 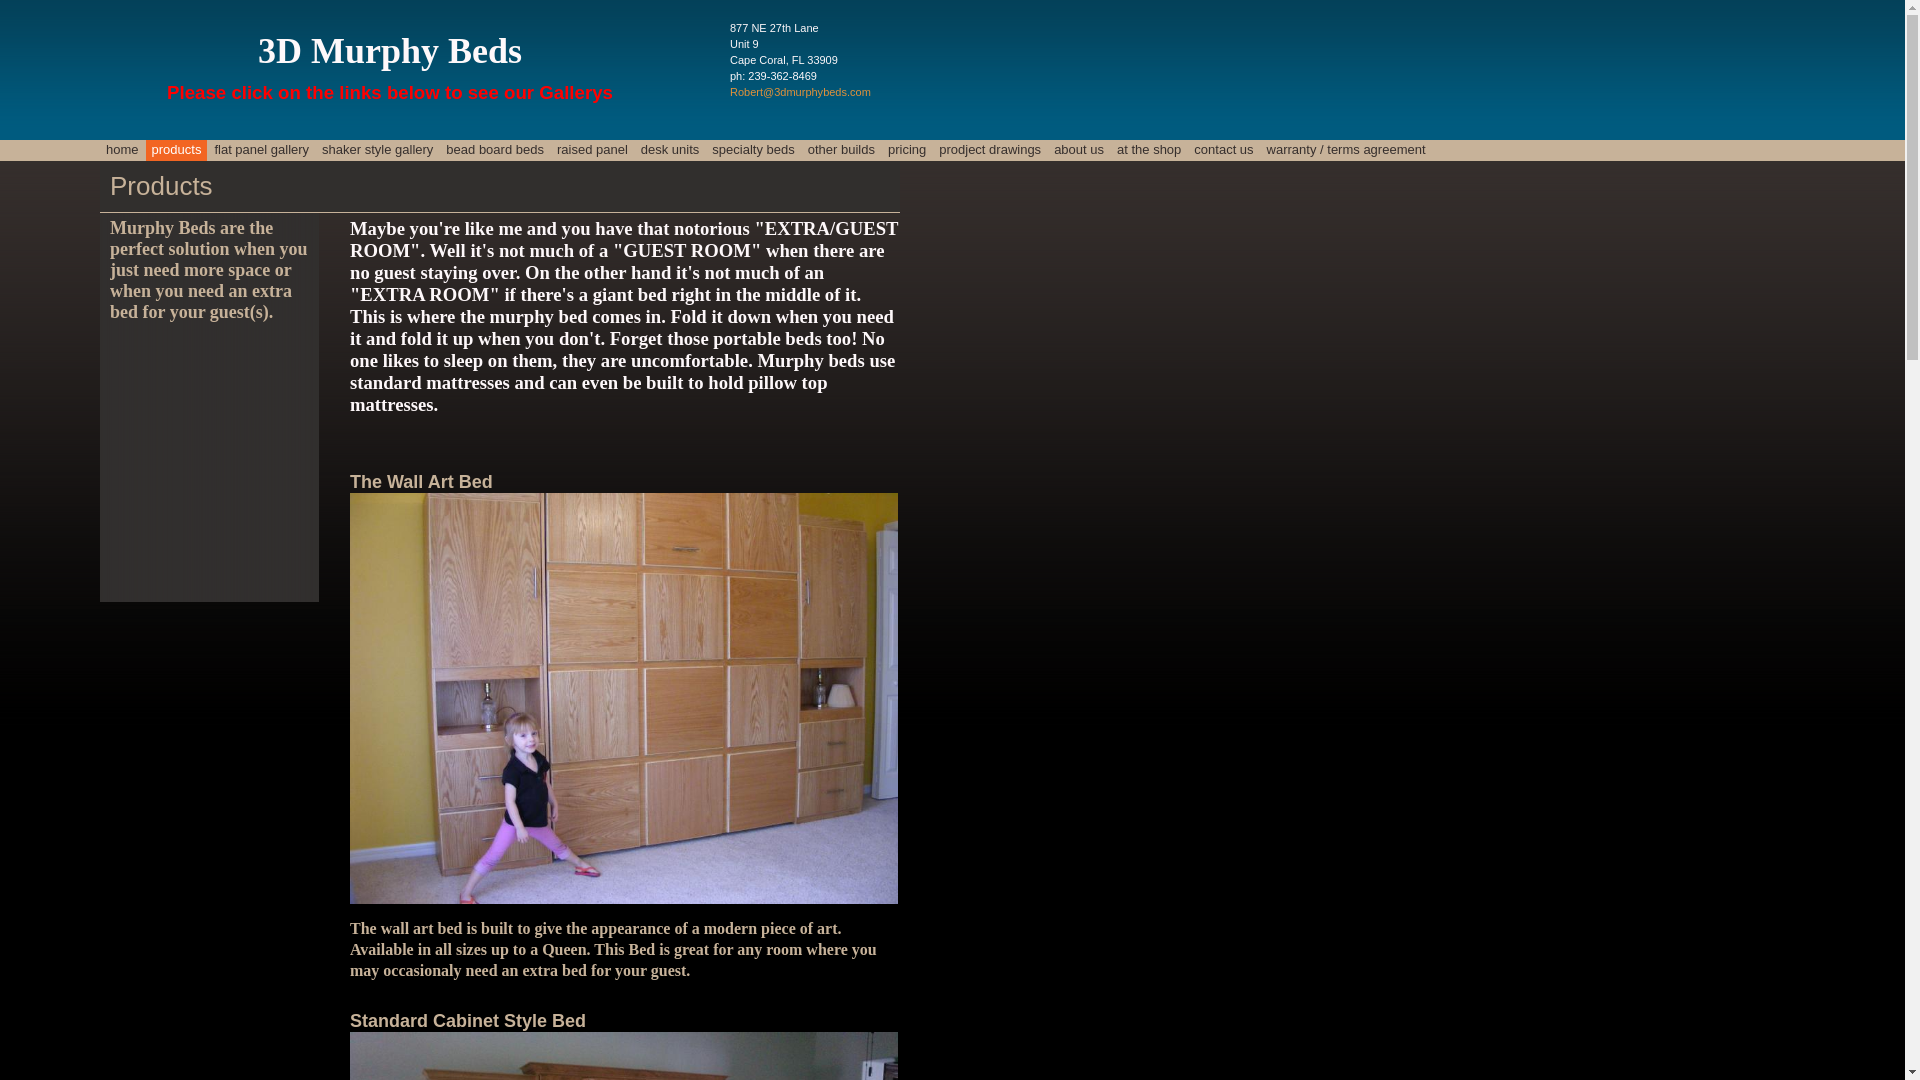 What do you see at coordinates (1109, 149) in the screenshot?
I see `'at the shop'` at bounding box center [1109, 149].